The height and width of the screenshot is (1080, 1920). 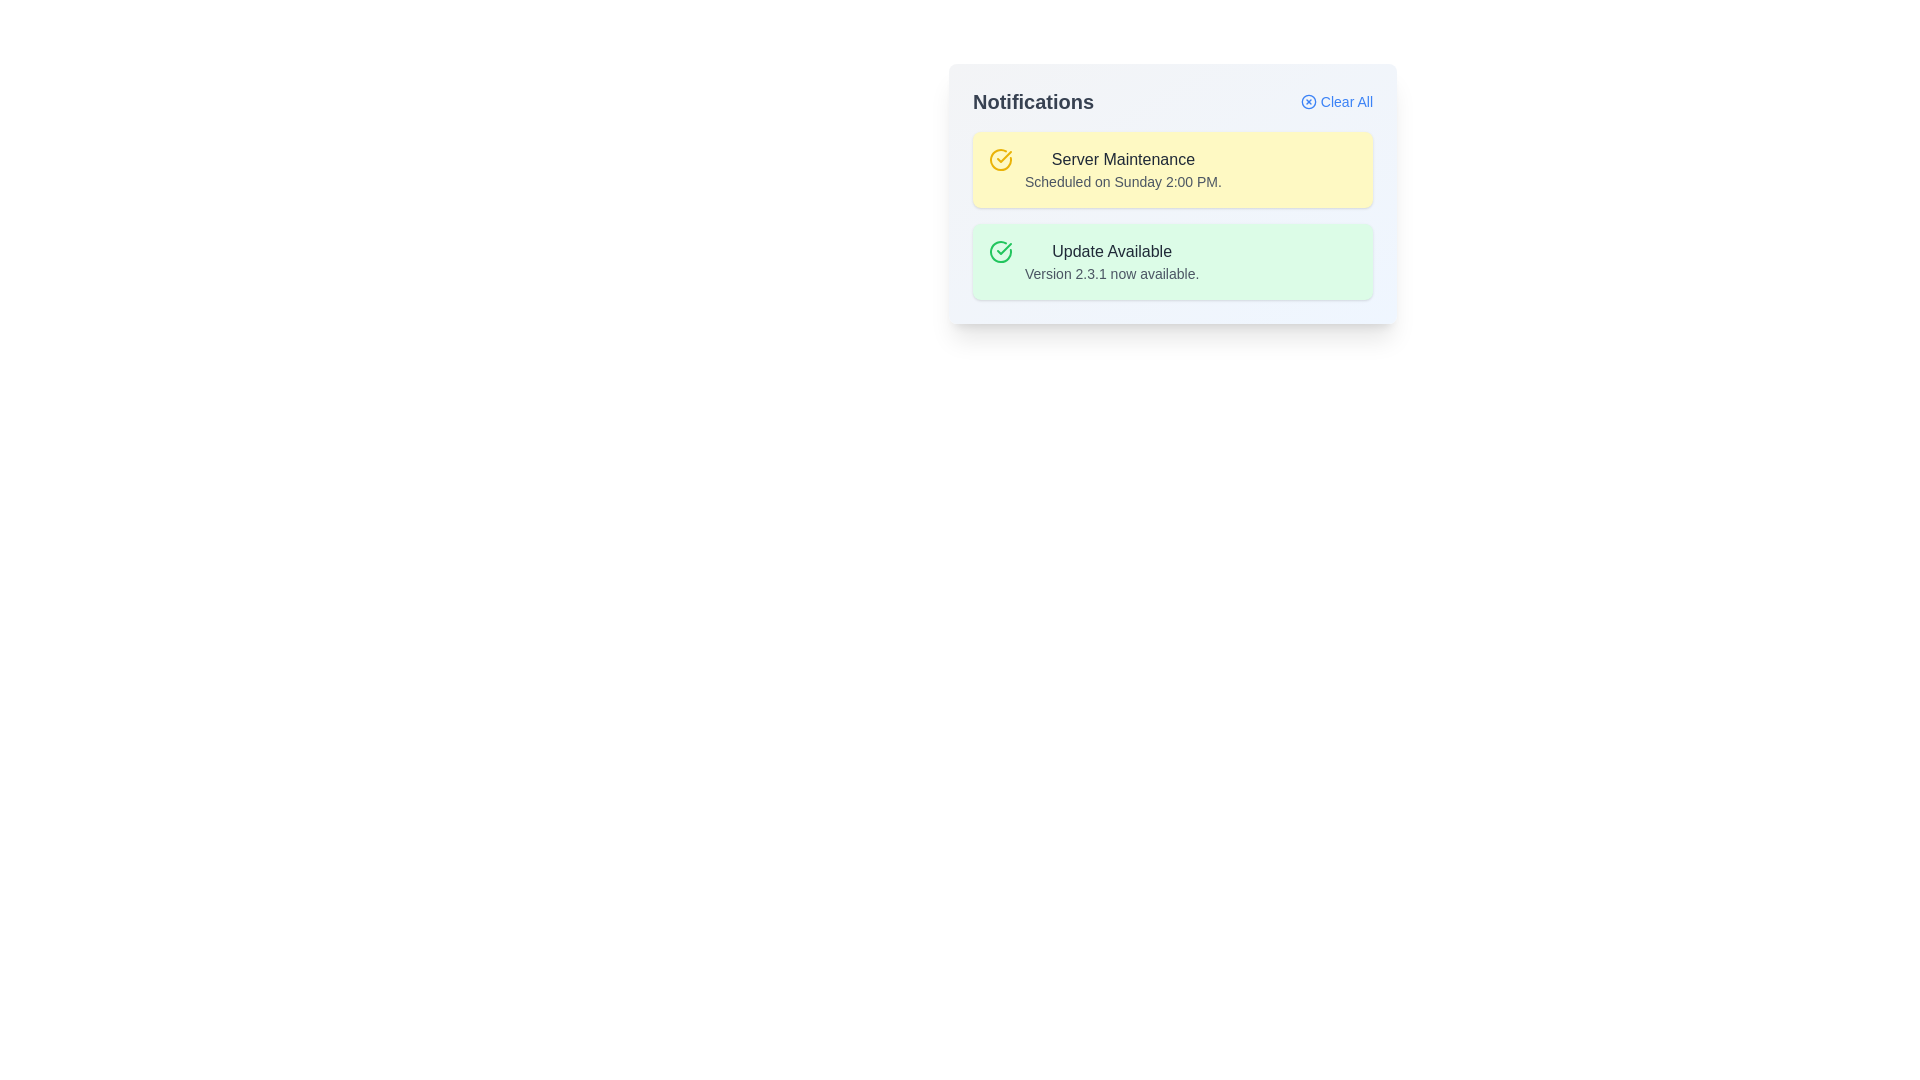 I want to click on the text label displaying 'Scheduled on Sunday 2:00 PM.' which is located under the heading 'Server Maintenance' in the upper yellow notification card, so click(x=1123, y=181).